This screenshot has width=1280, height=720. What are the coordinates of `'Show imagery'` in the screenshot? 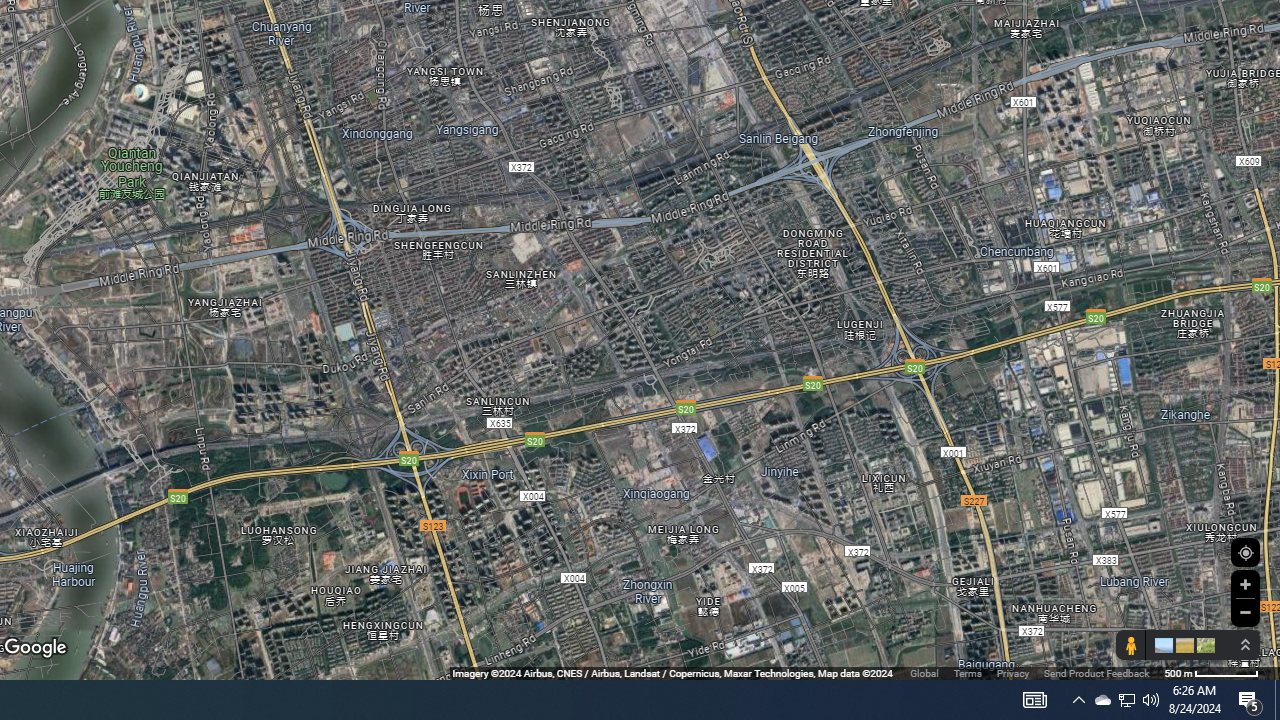 It's located at (1202, 645).